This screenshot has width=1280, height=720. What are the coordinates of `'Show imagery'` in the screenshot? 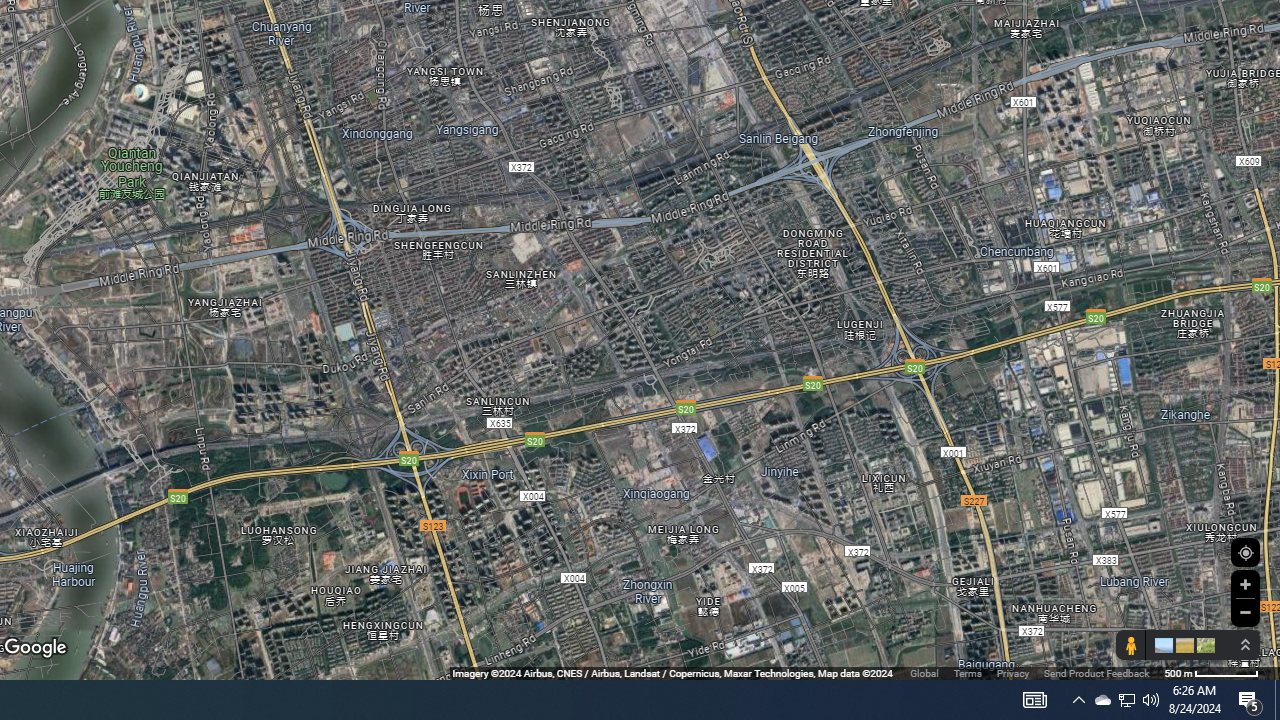 It's located at (1202, 645).